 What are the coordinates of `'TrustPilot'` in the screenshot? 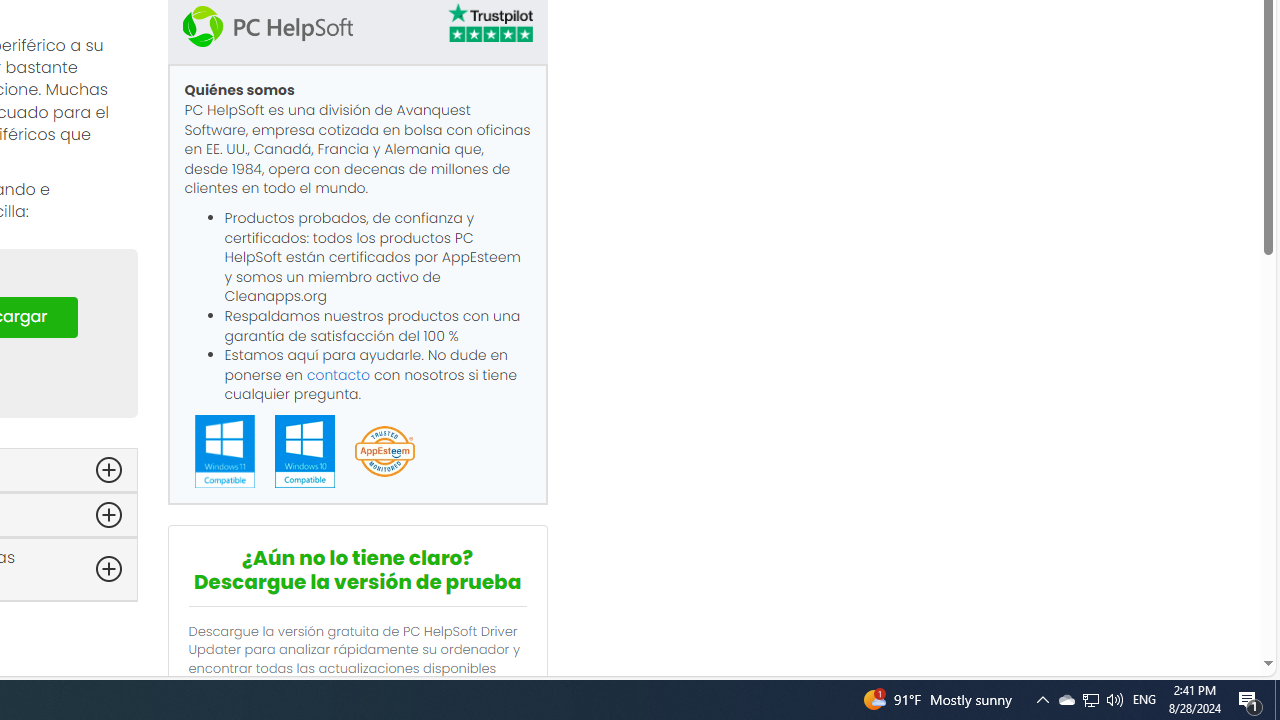 It's located at (489, 26).